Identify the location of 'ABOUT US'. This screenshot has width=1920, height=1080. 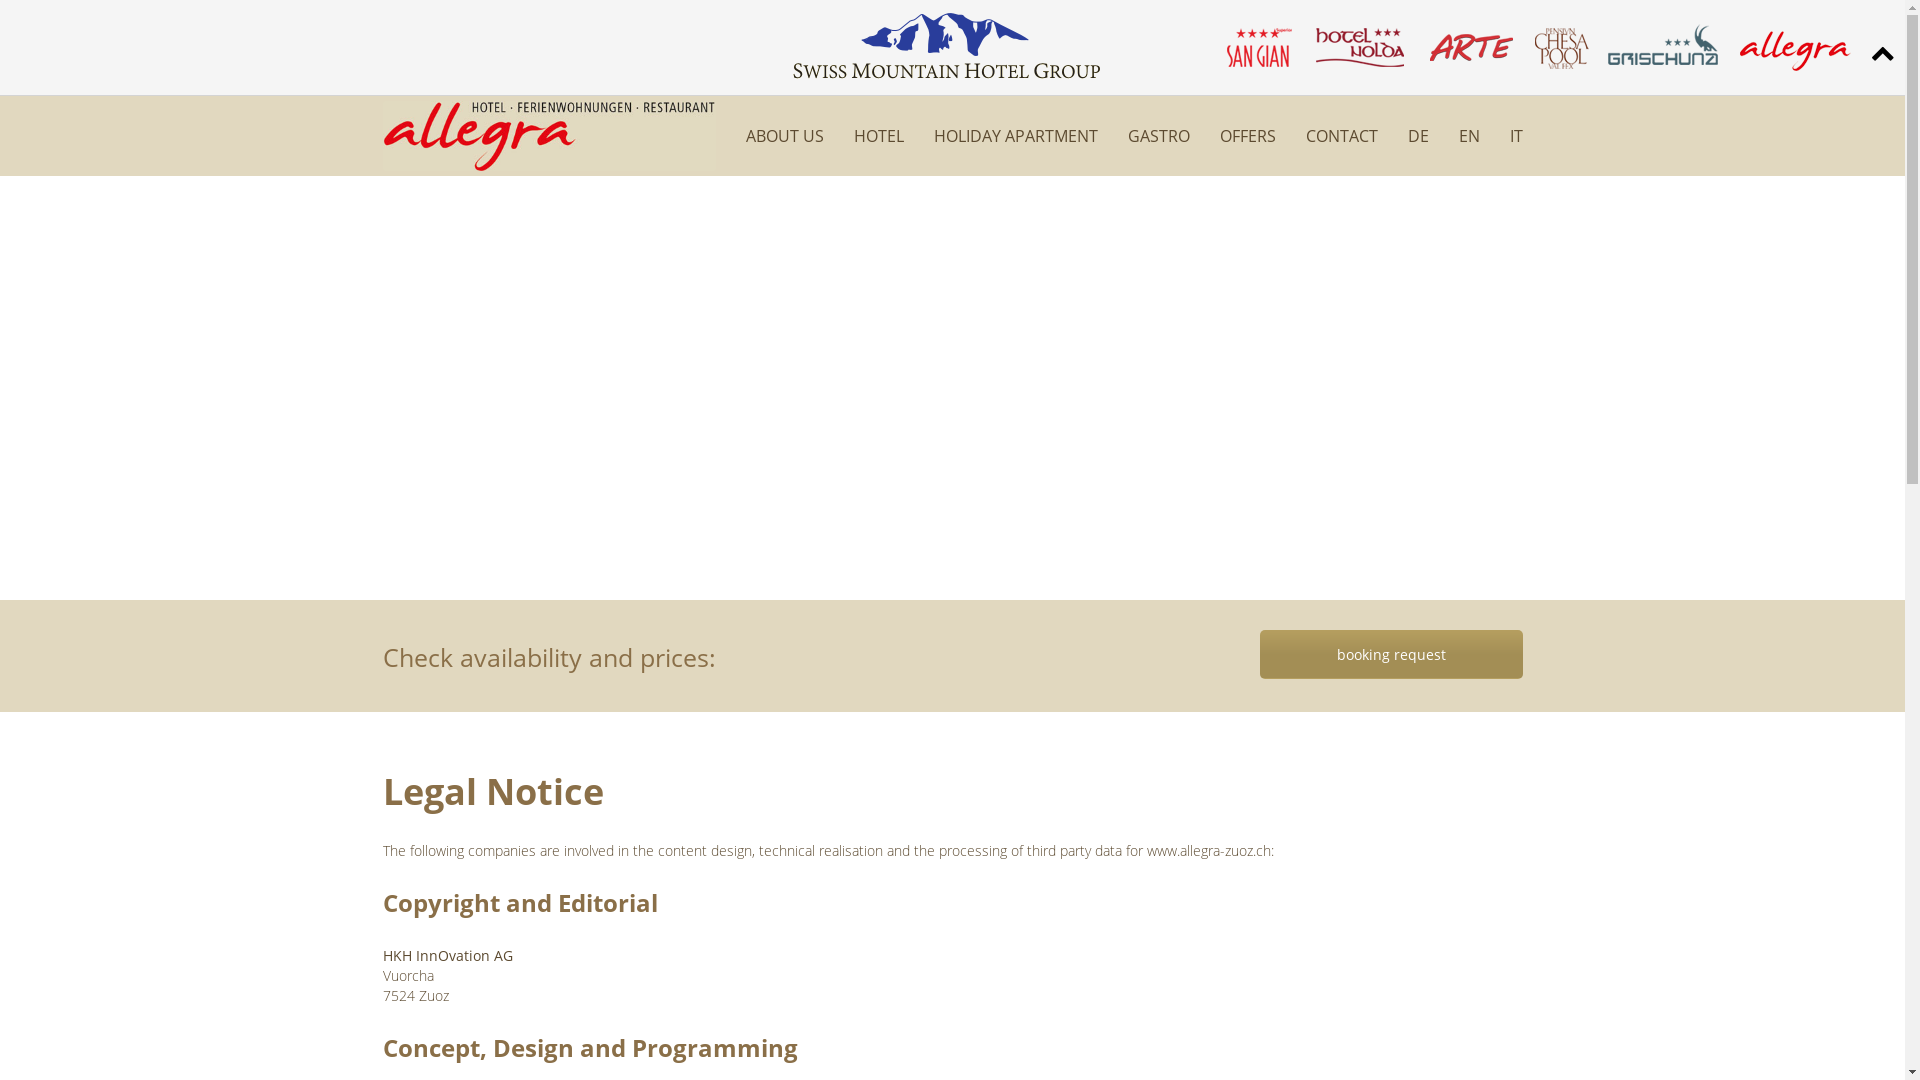
(784, 135).